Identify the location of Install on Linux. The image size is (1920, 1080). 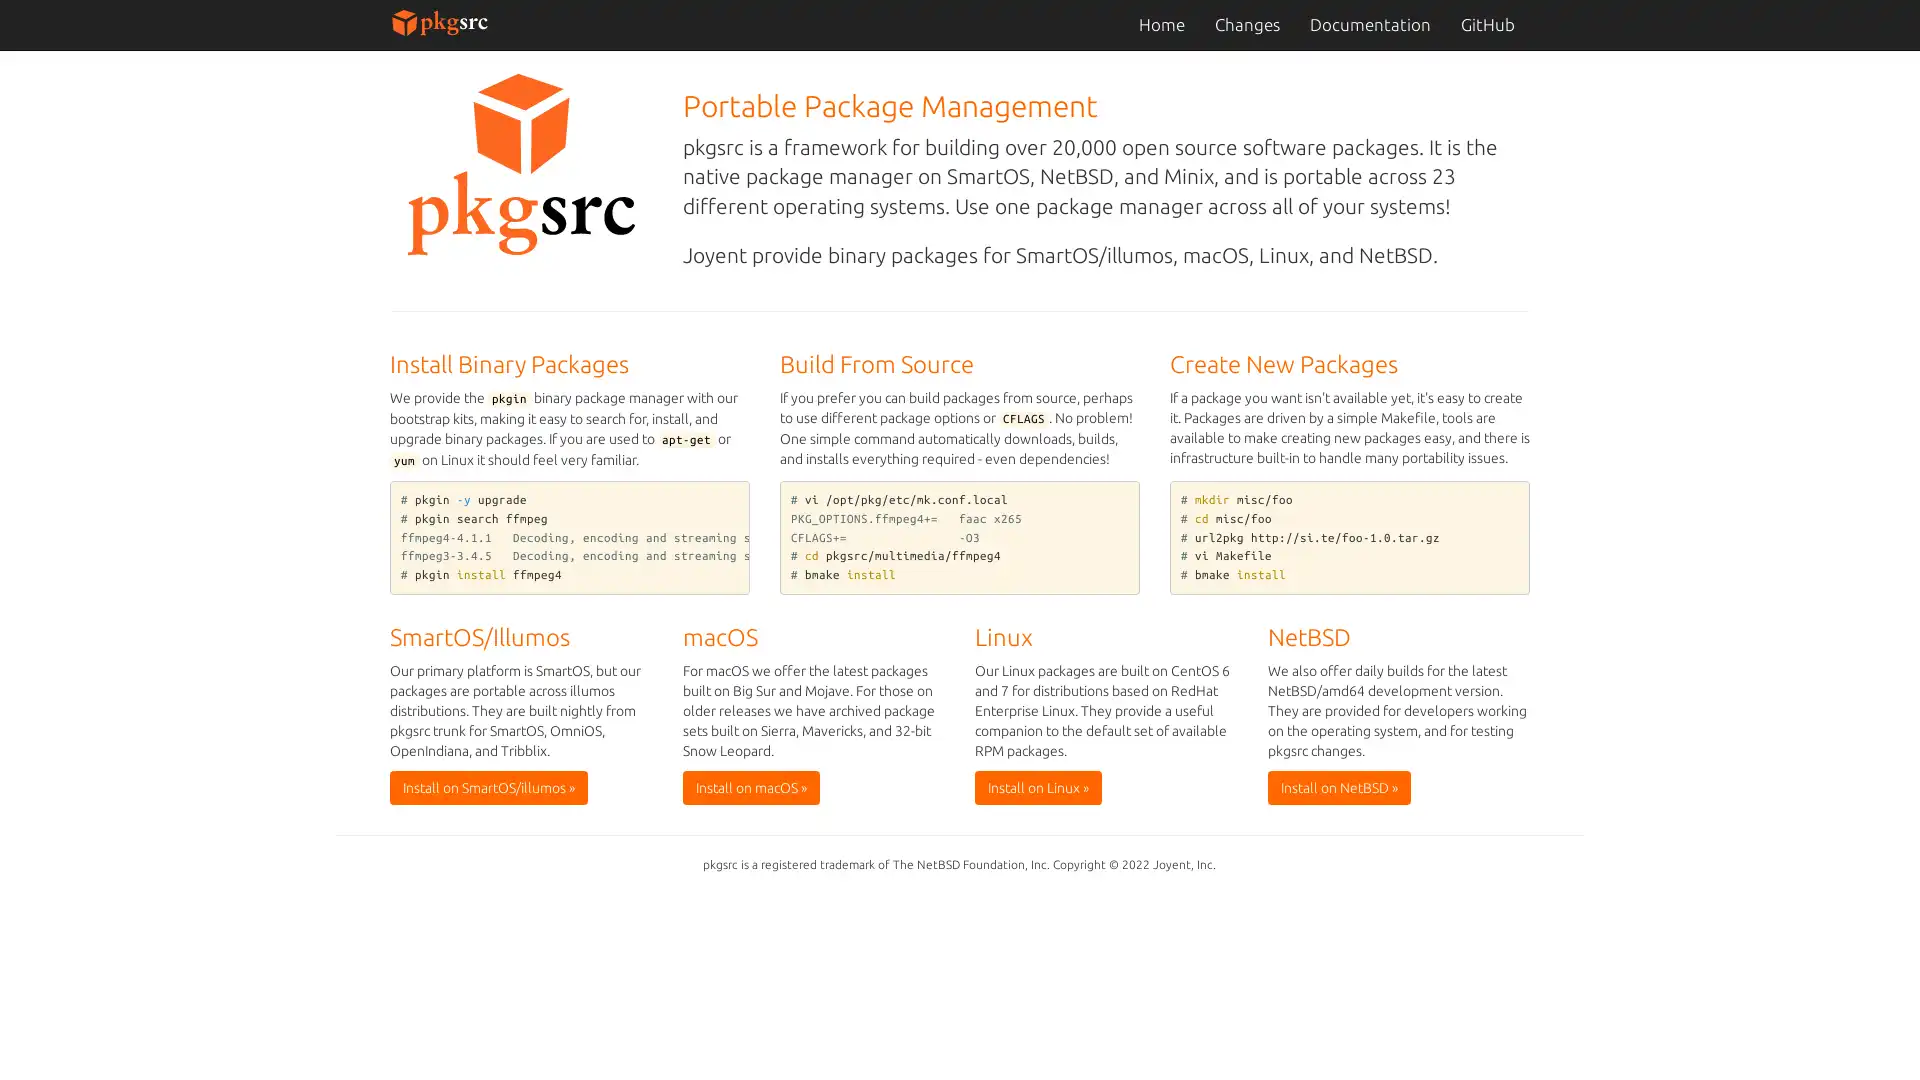
(1038, 786).